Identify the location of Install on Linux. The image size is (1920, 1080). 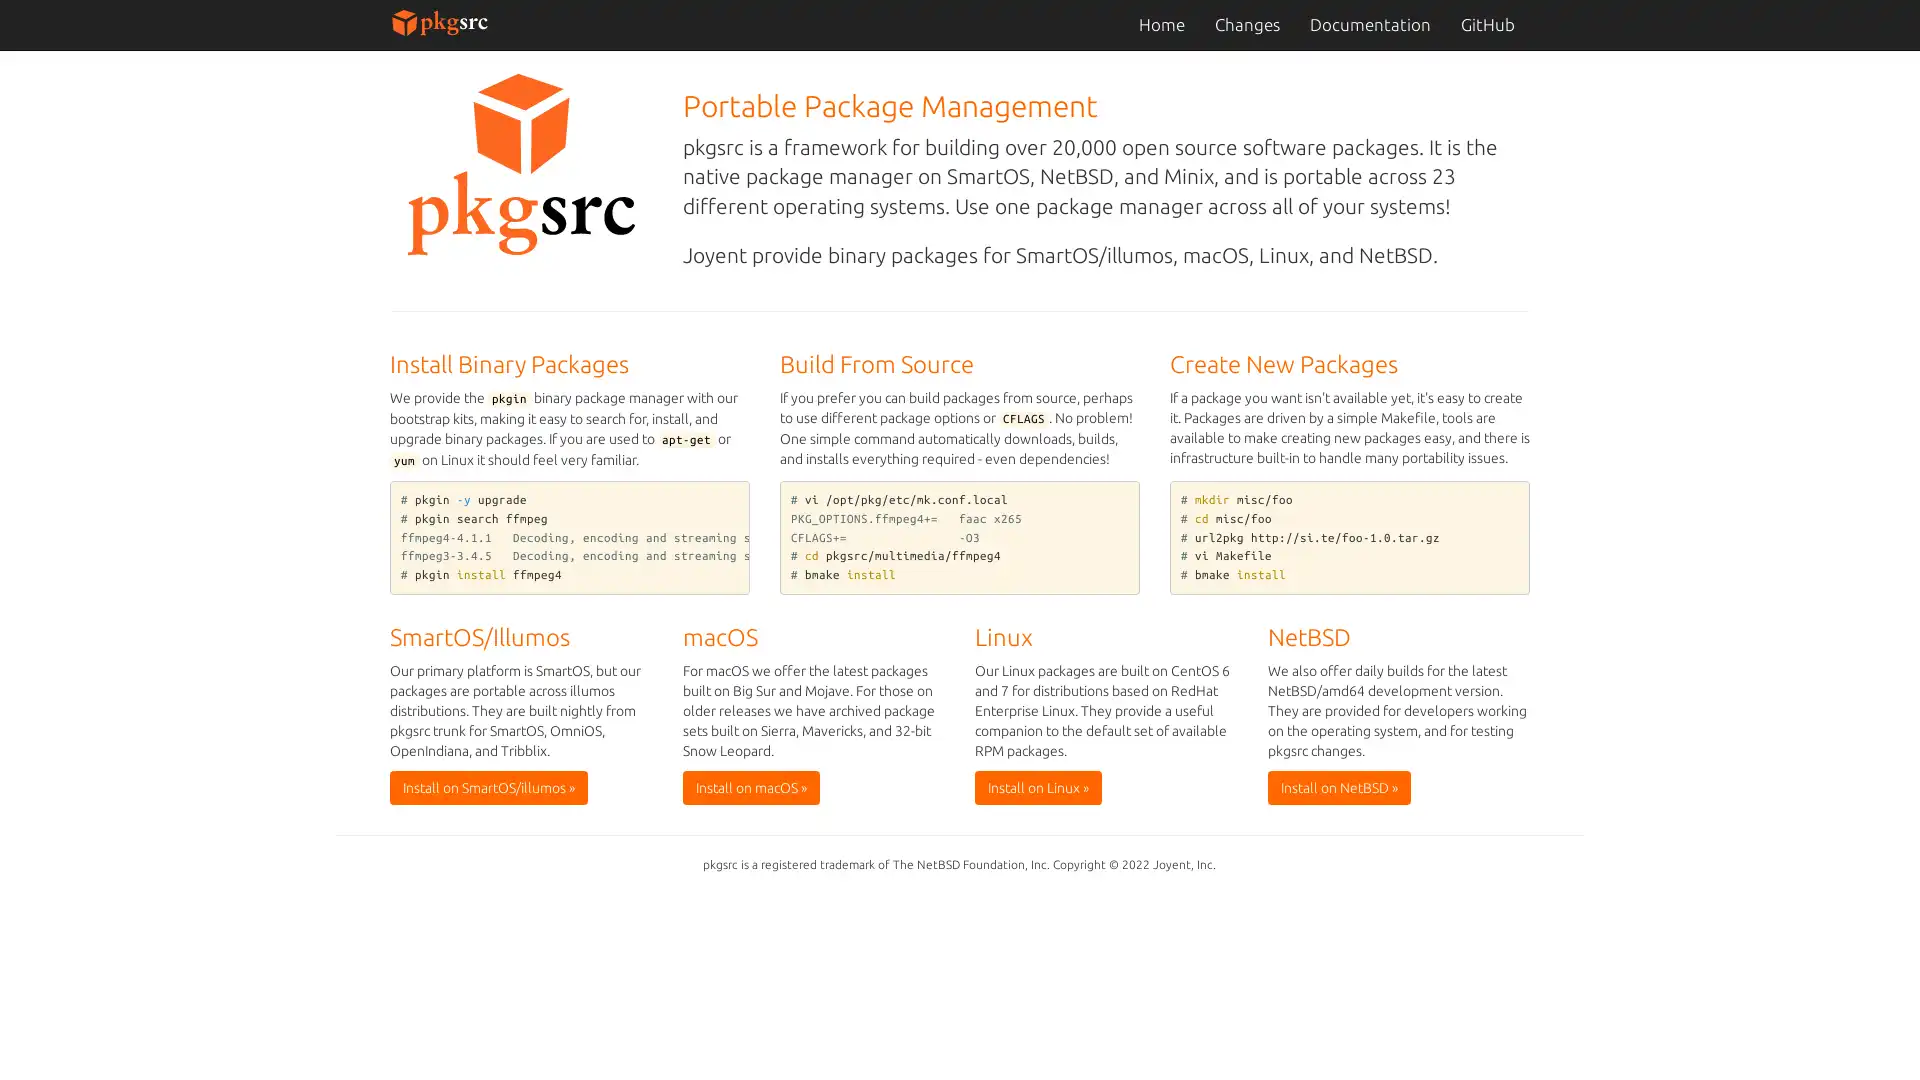
(1038, 786).